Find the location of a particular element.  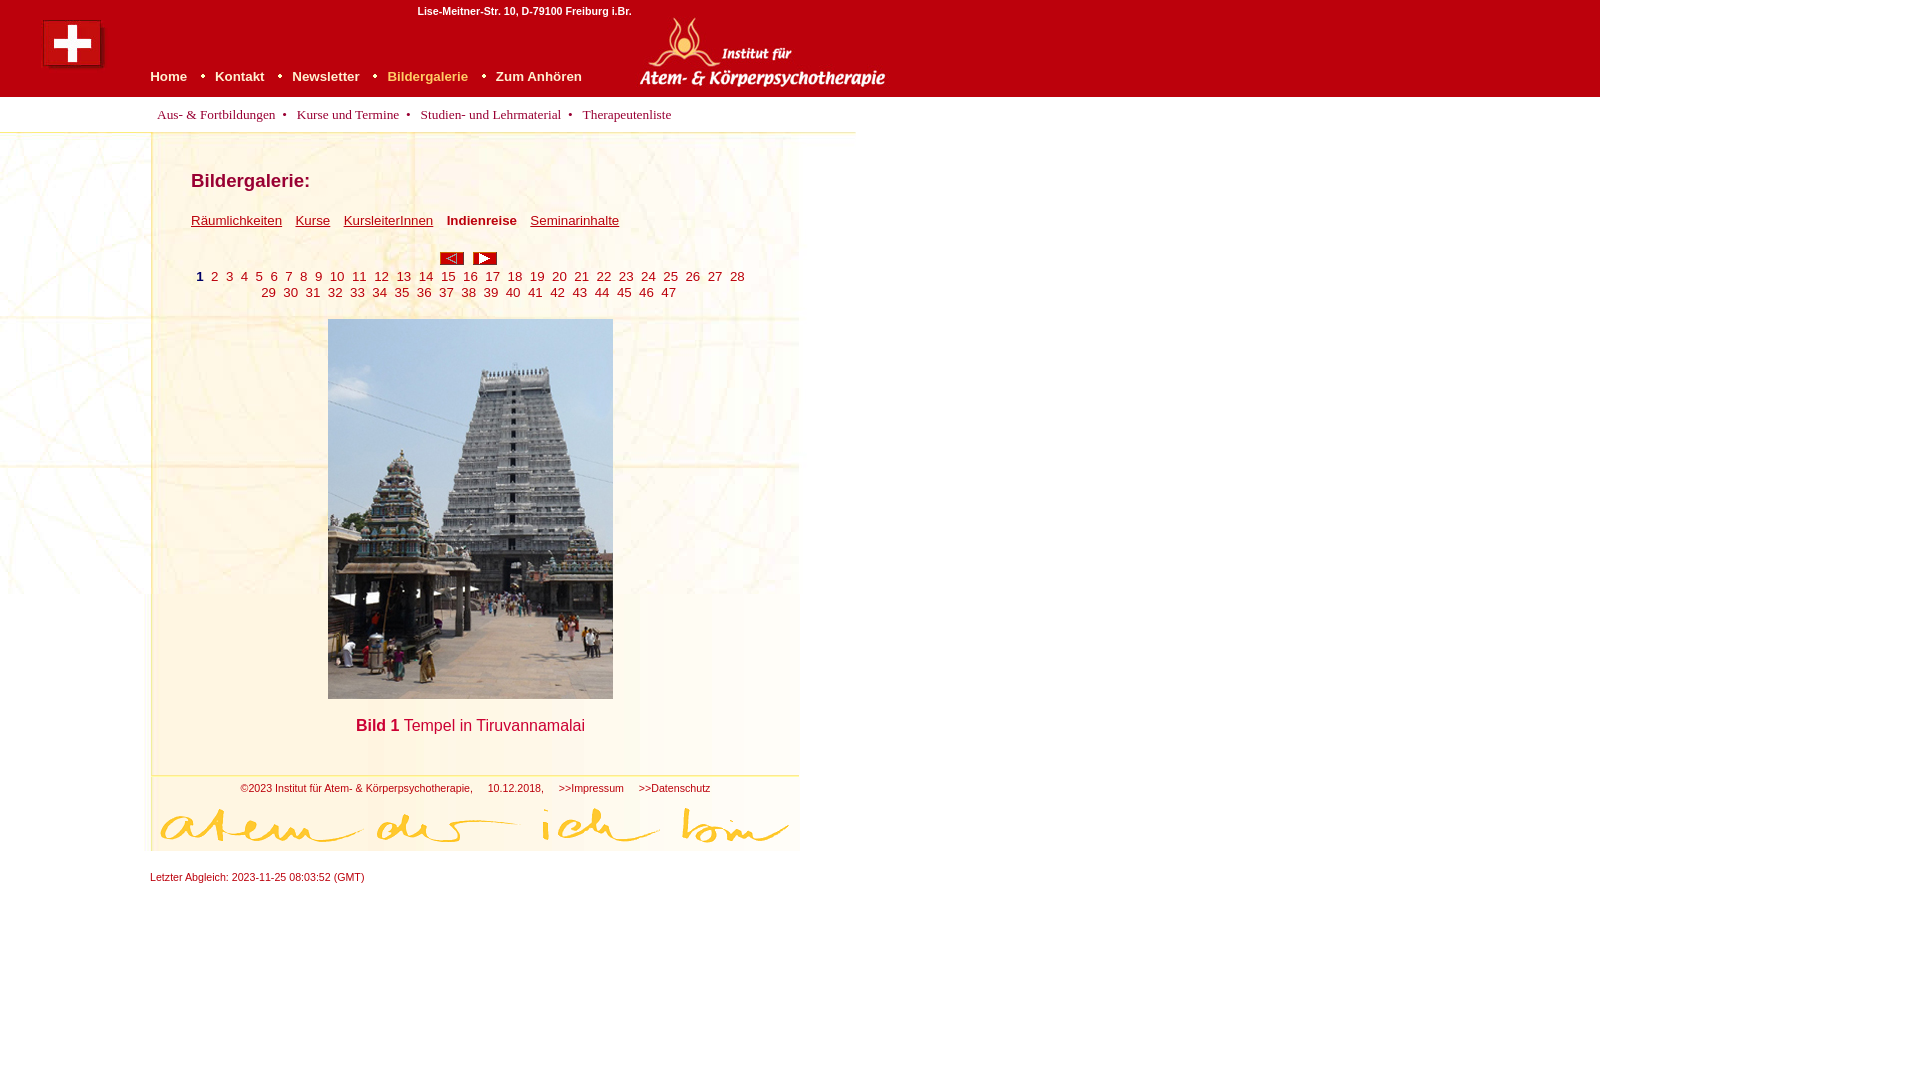

'35' is located at coordinates (394, 292).